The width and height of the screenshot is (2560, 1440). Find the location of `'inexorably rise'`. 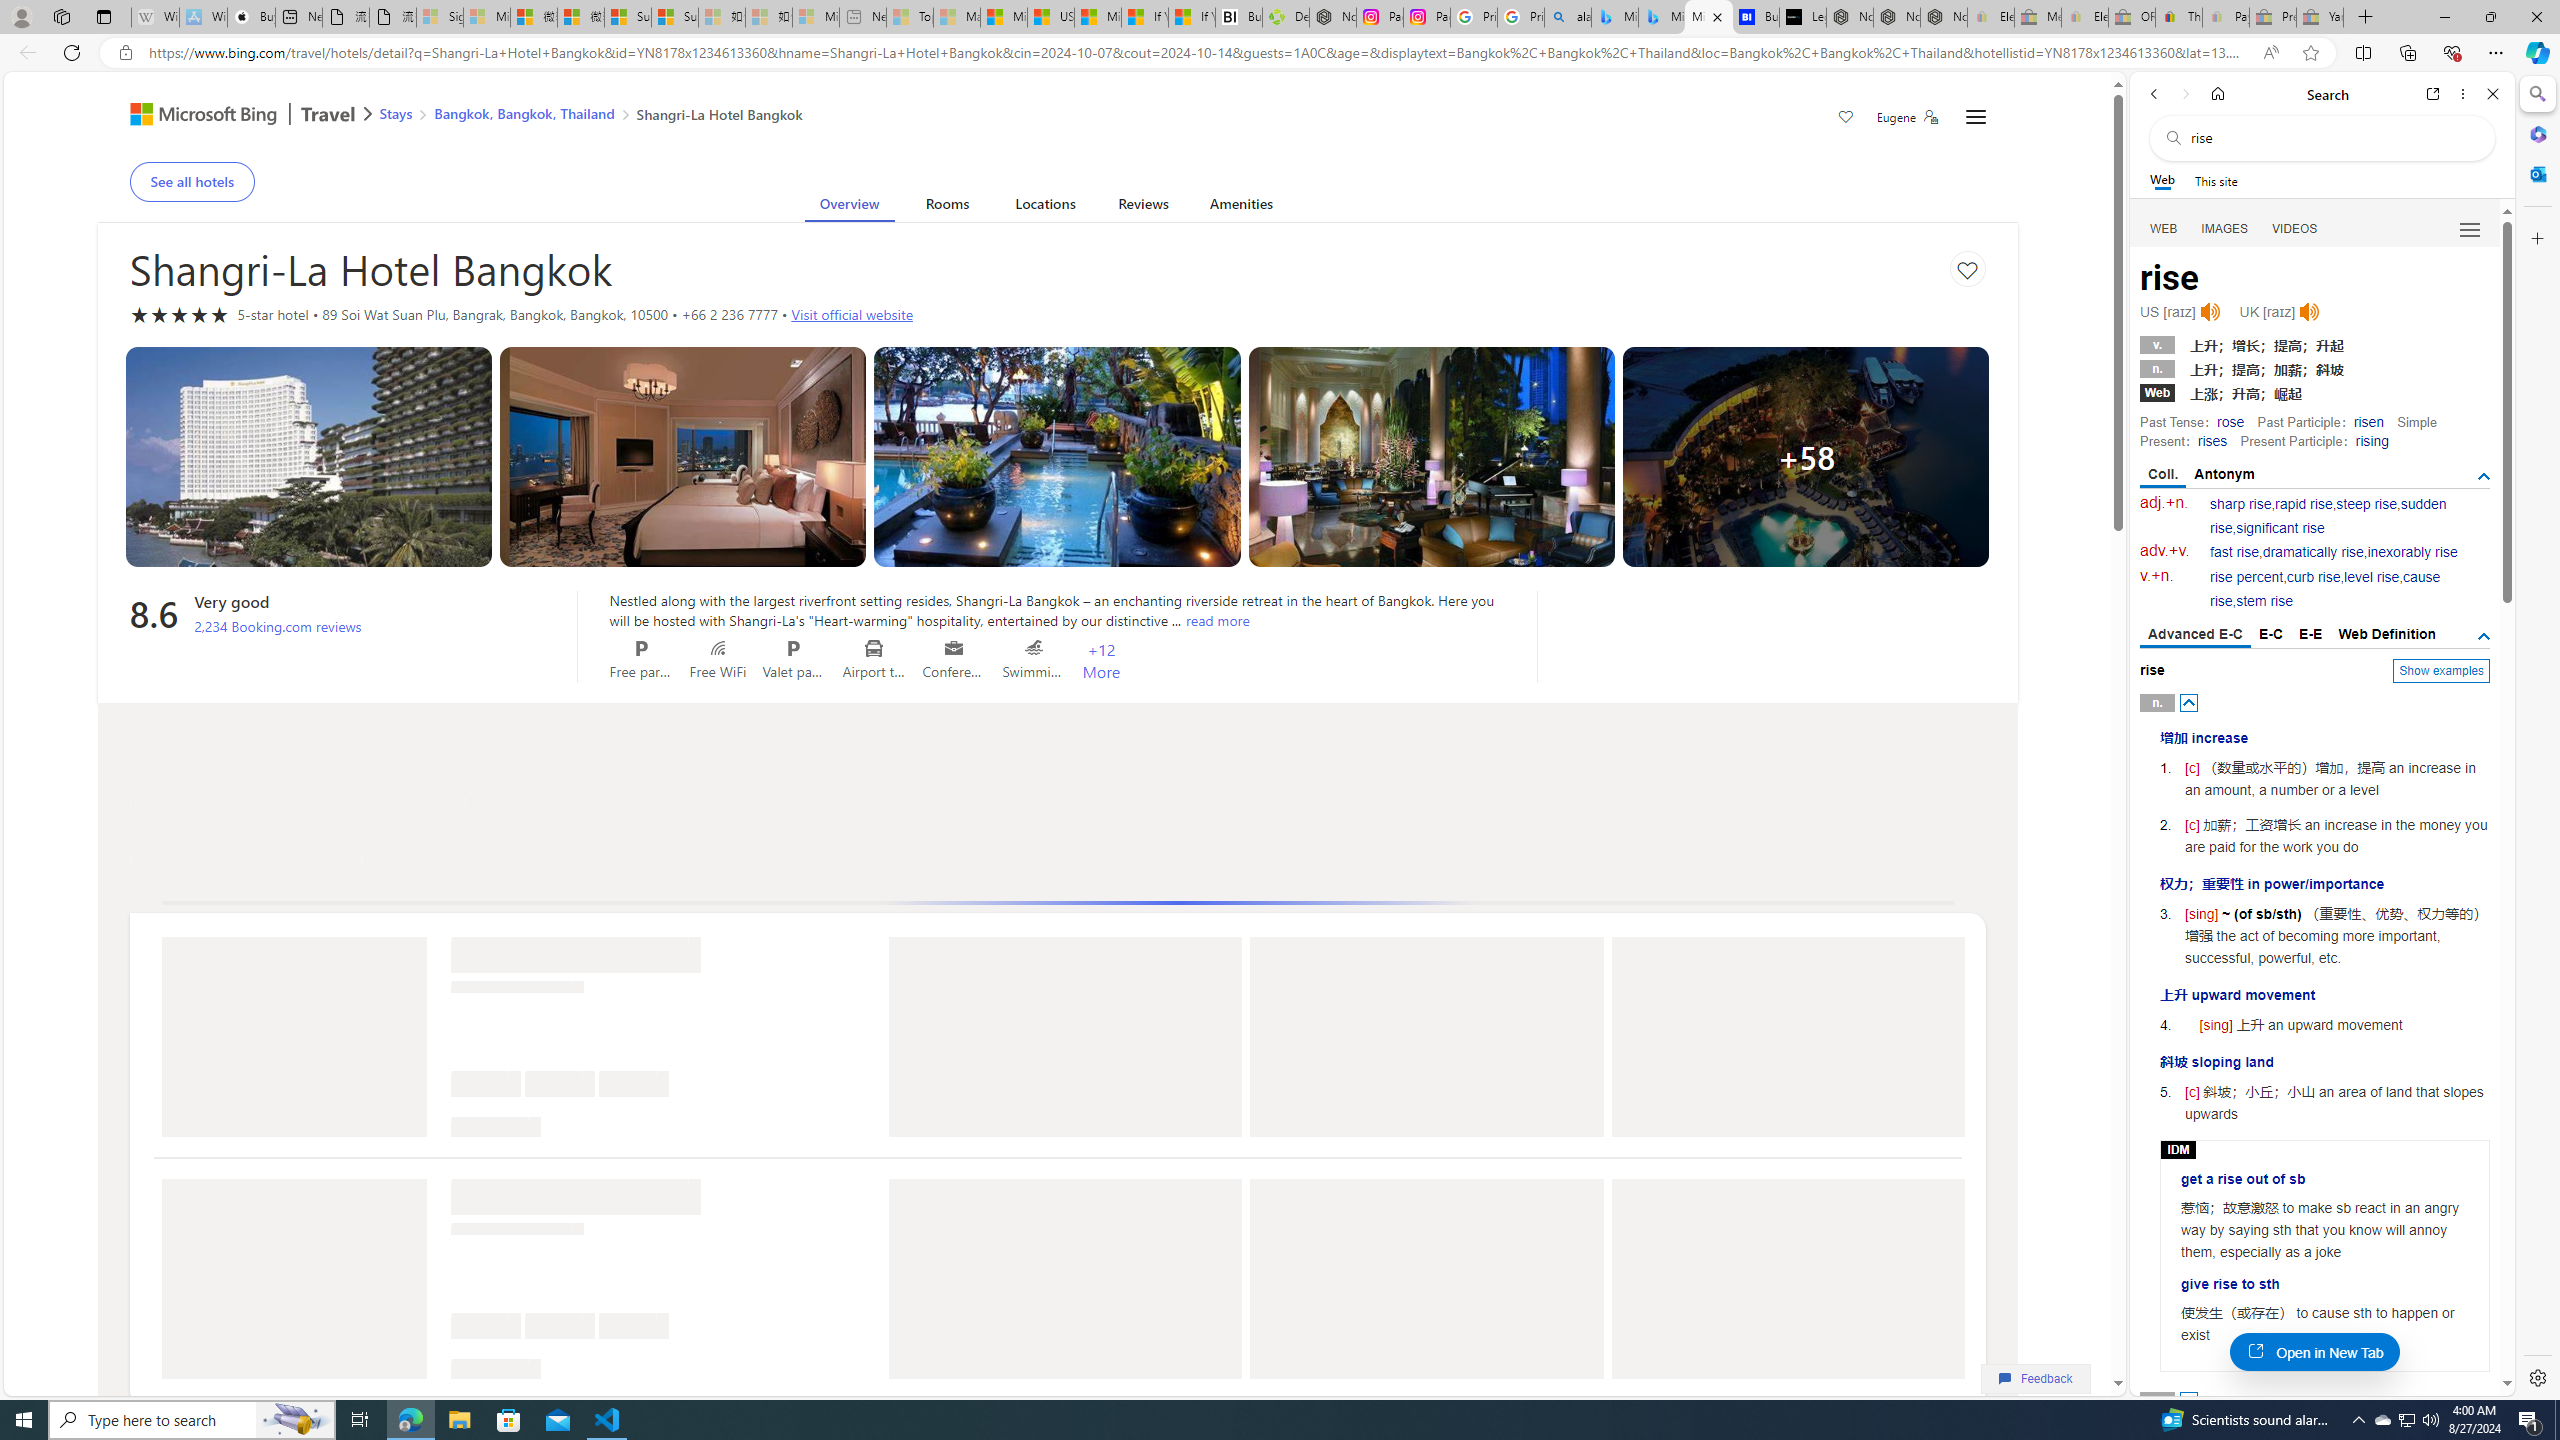

'inexorably rise' is located at coordinates (2412, 551).